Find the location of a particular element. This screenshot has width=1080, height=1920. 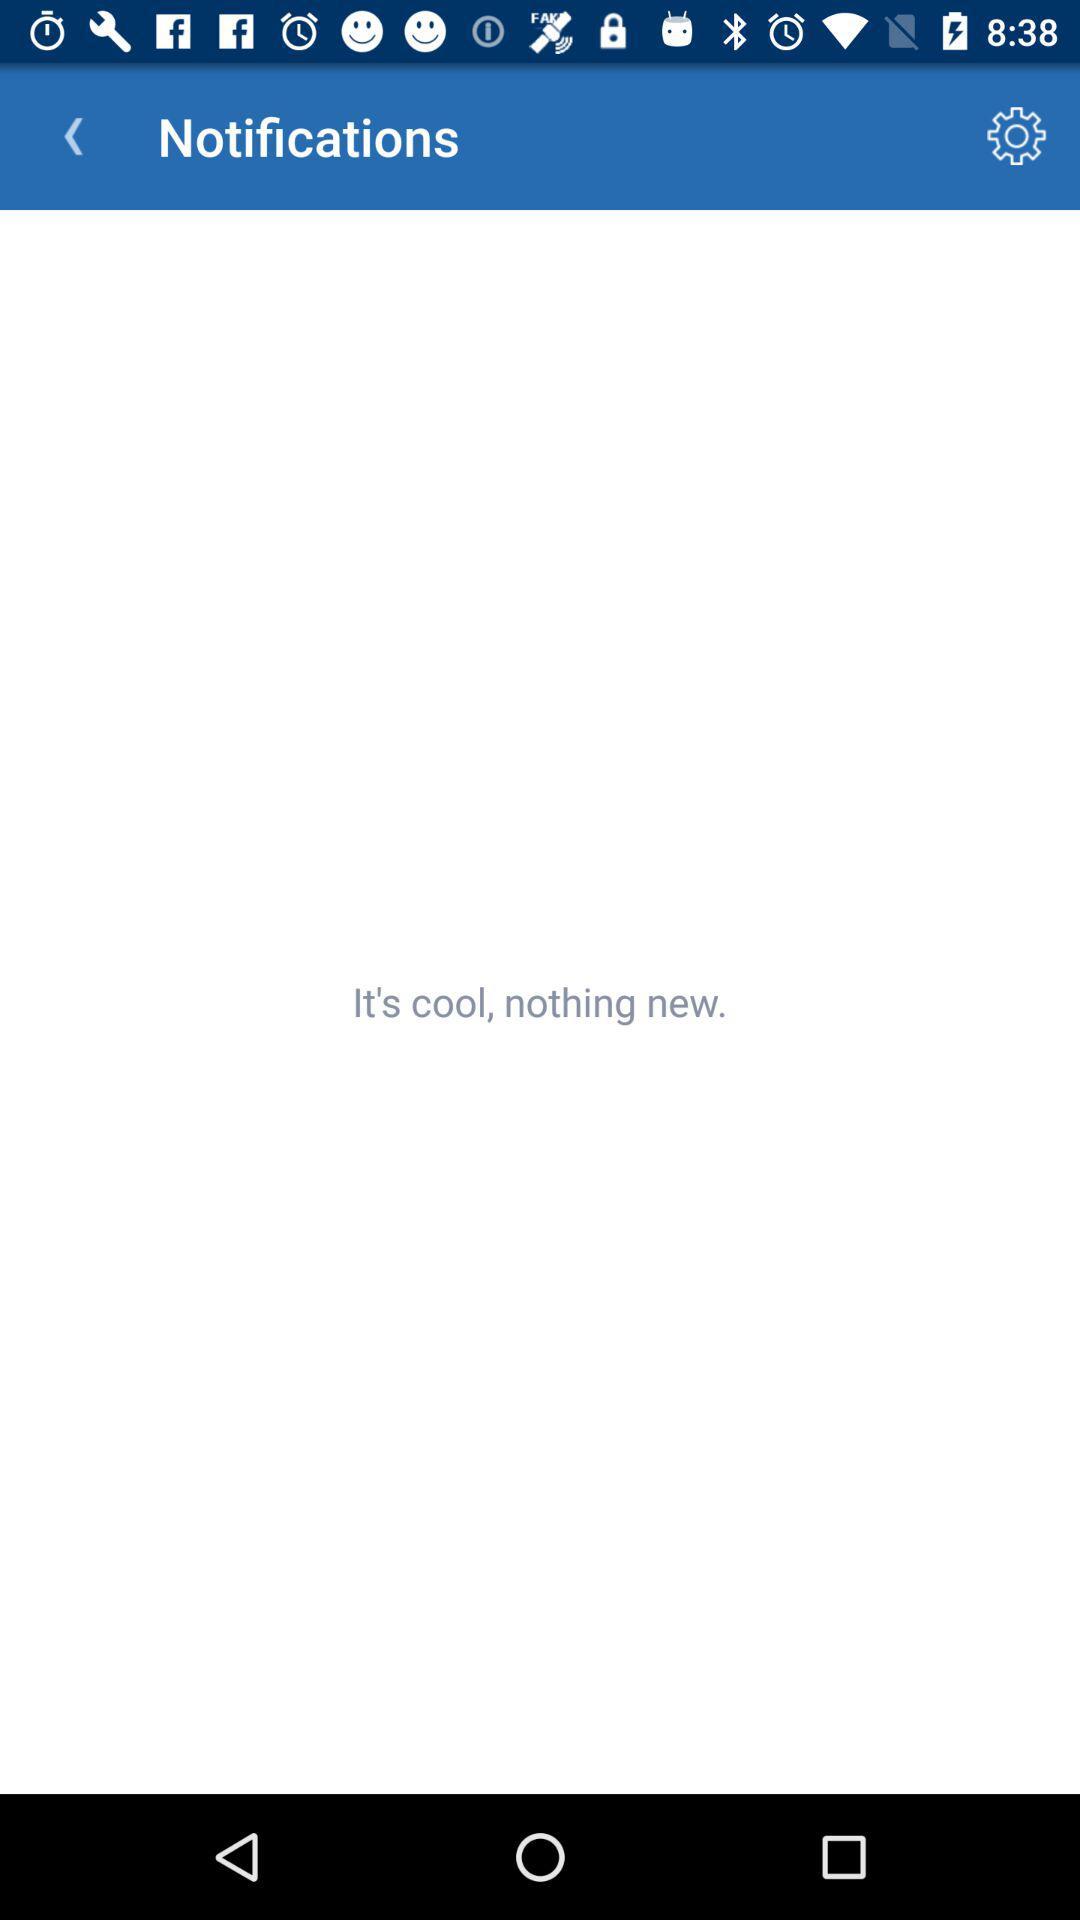

the item above it s cool is located at coordinates (72, 135).